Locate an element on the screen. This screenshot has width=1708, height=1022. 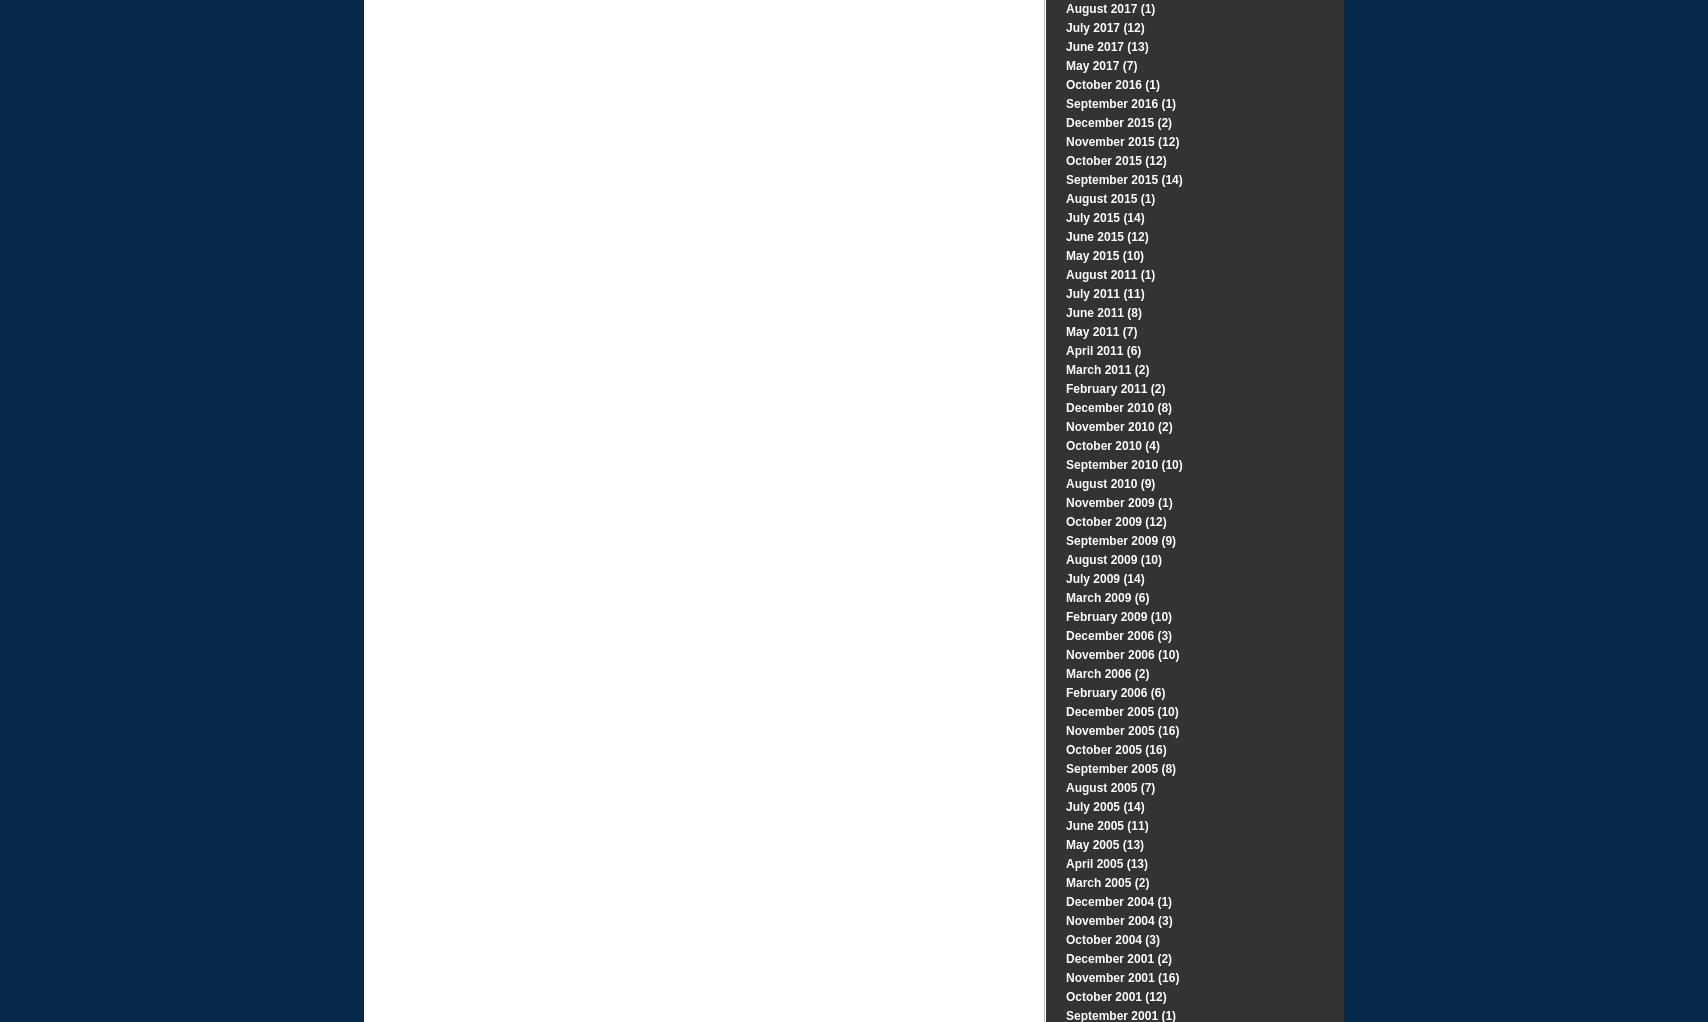
'September 2015 (14)' is located at coordinates (1124, 178).